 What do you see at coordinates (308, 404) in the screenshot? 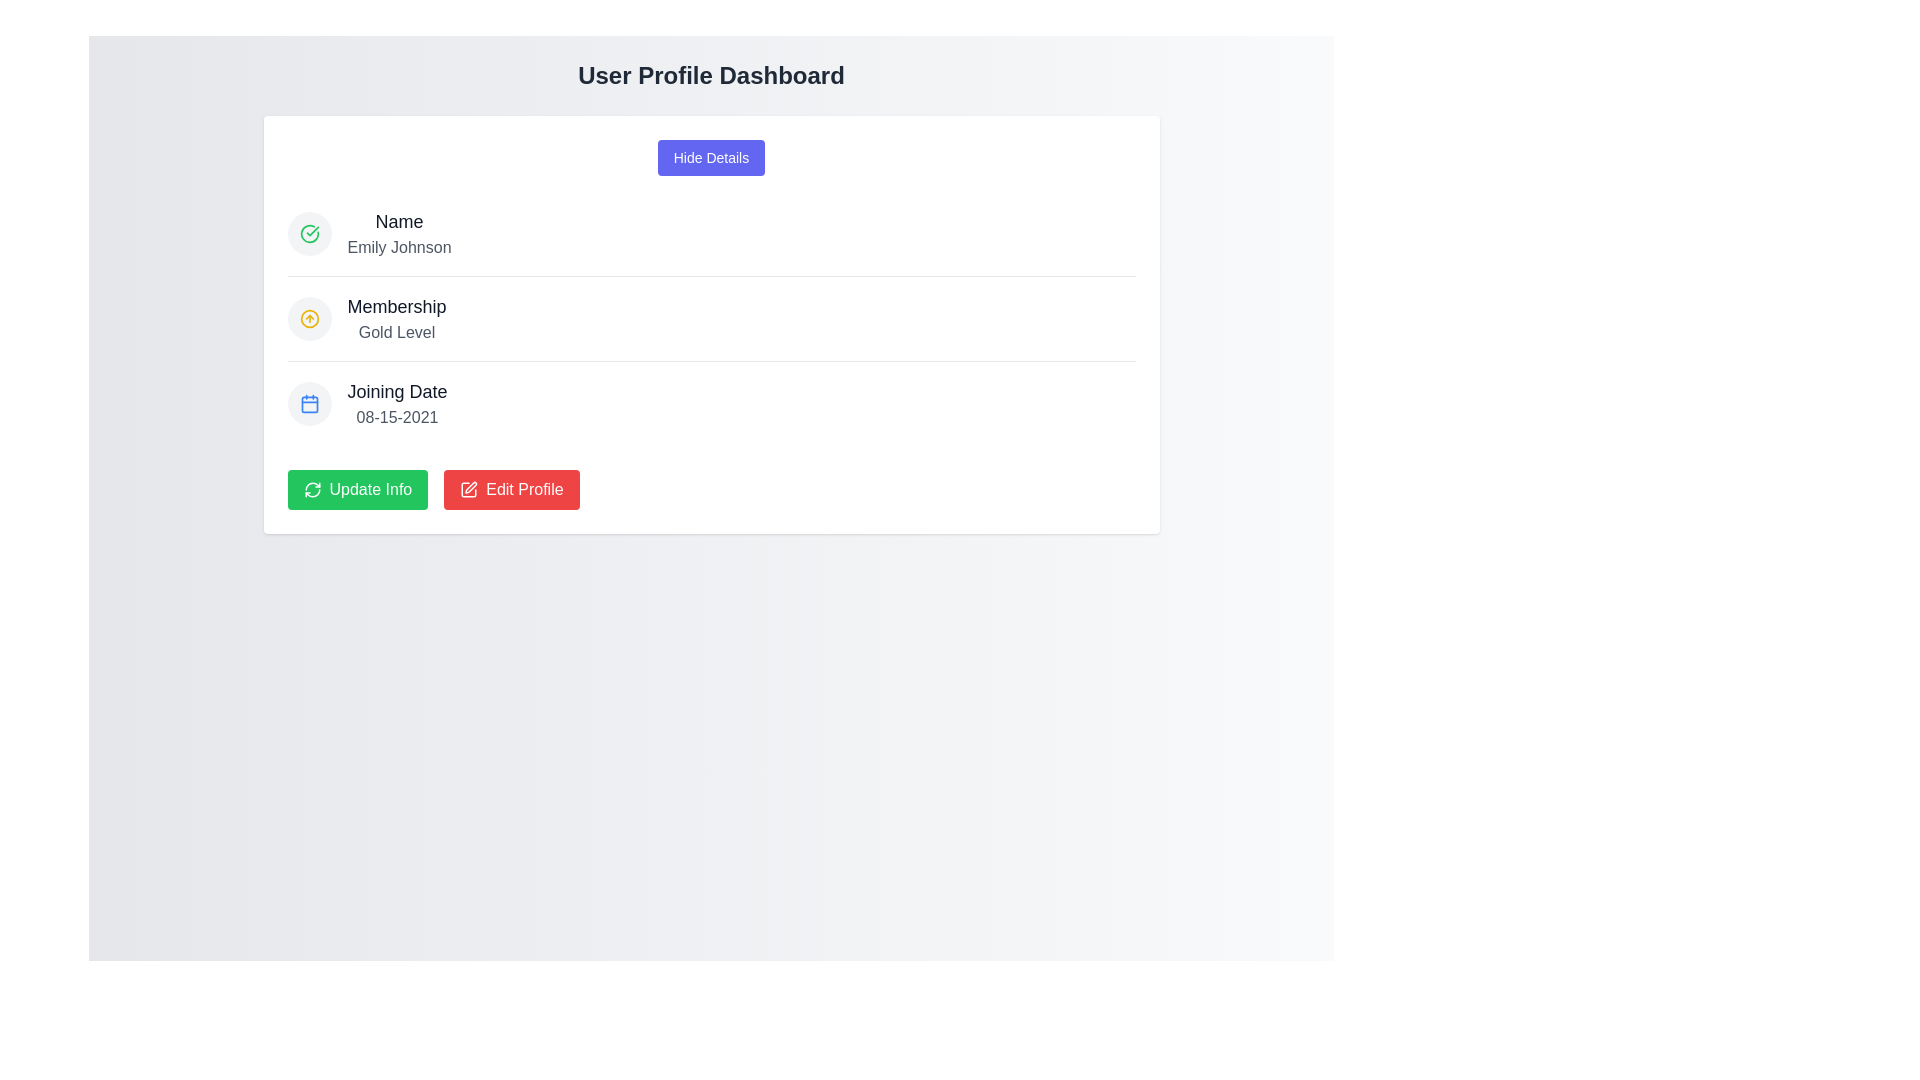
I see `the calendar icon located to the left of the text 'Joining Date 08-15-2021' in the 'Joining Date' section` at bounding box center [308, 404].